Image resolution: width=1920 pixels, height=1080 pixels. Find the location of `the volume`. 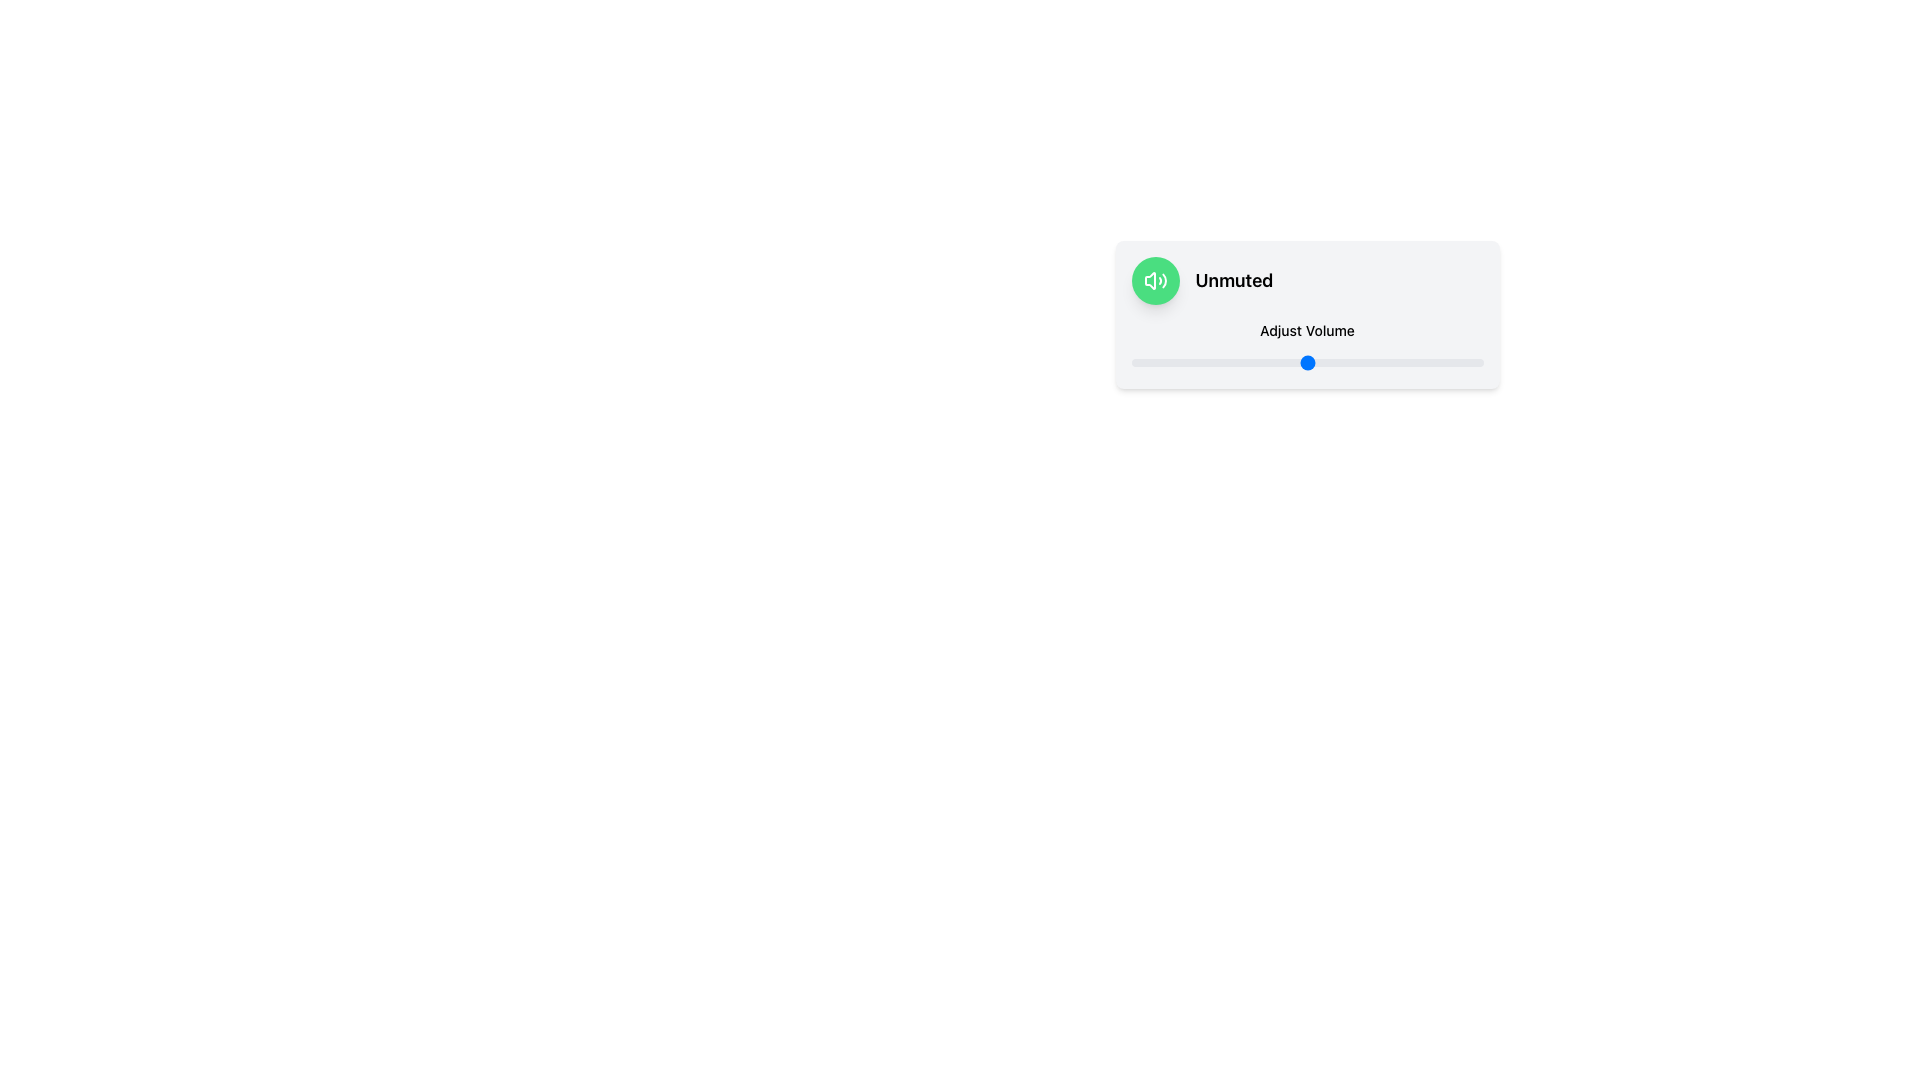

the volume is located at coordinates (1149, 362).